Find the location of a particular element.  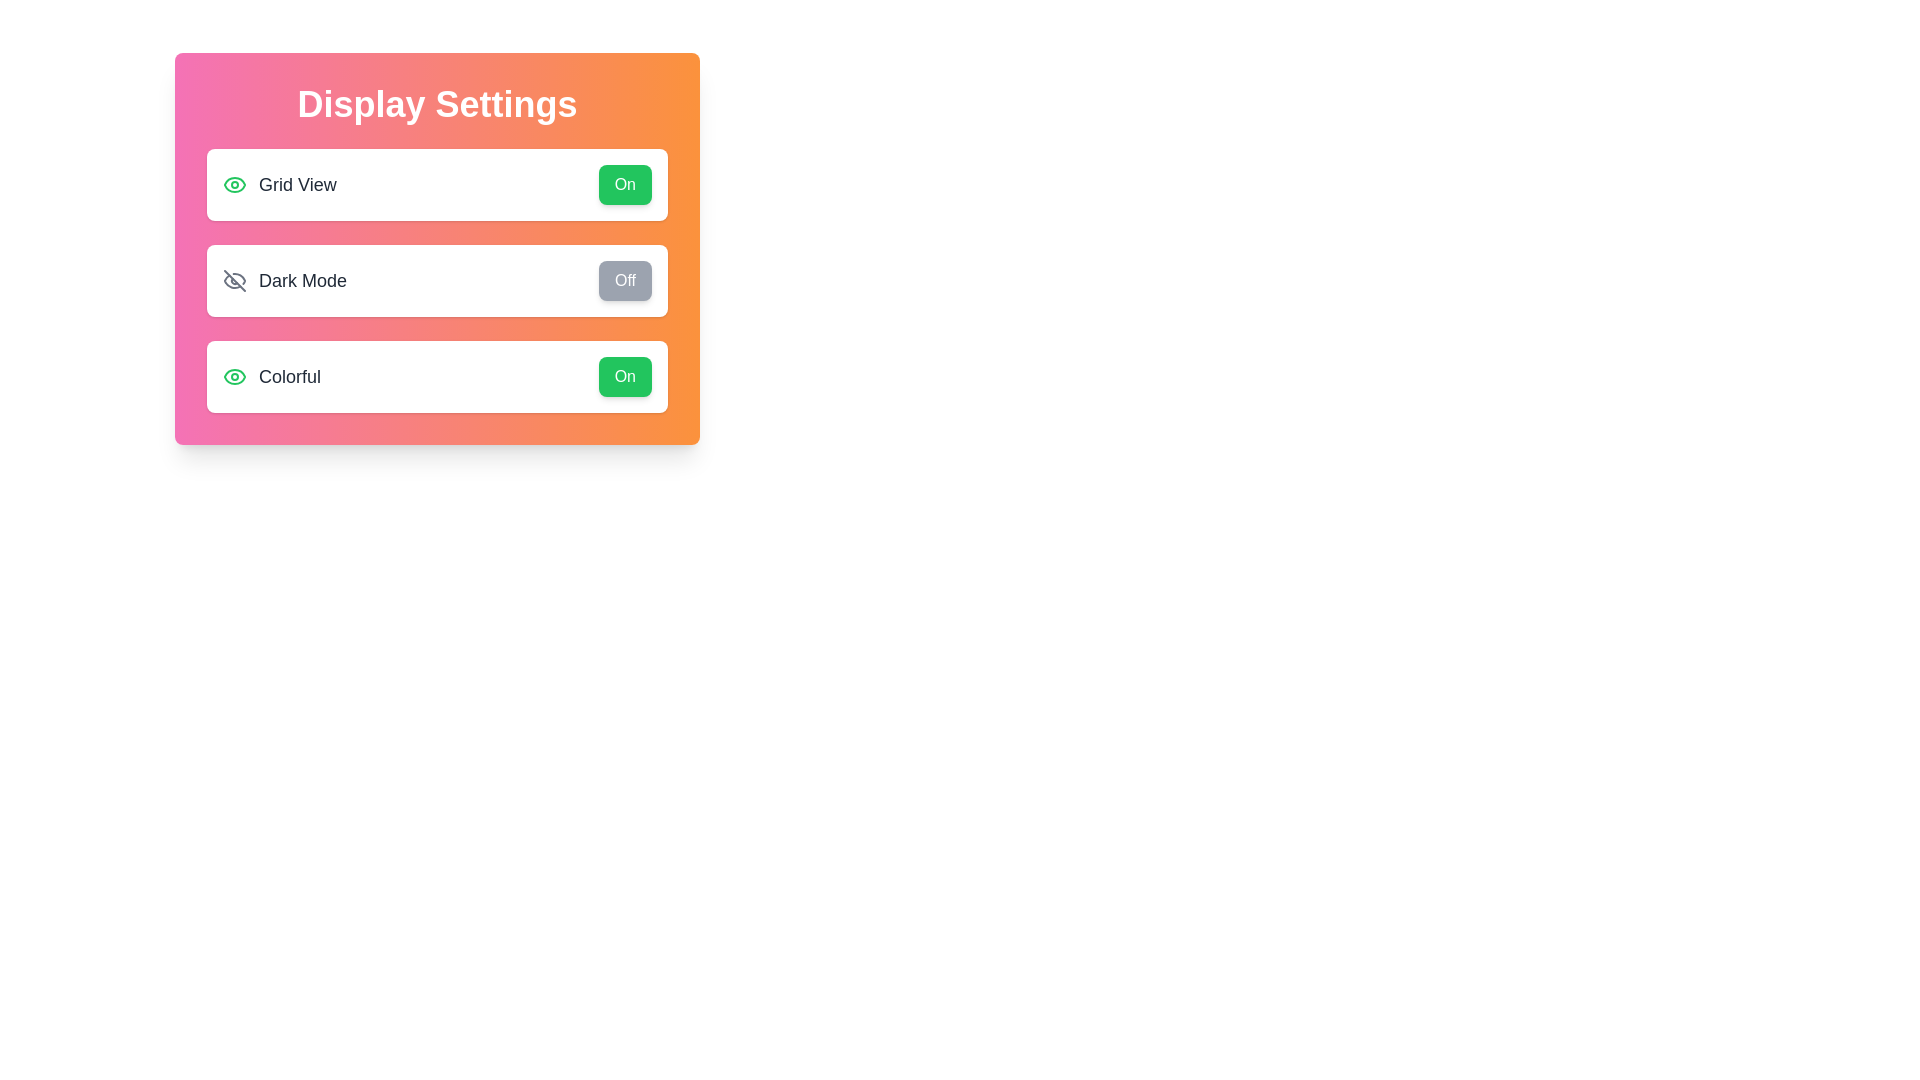

the 'Colorful' toggle button to change its state is located at coordinates (623, 377).